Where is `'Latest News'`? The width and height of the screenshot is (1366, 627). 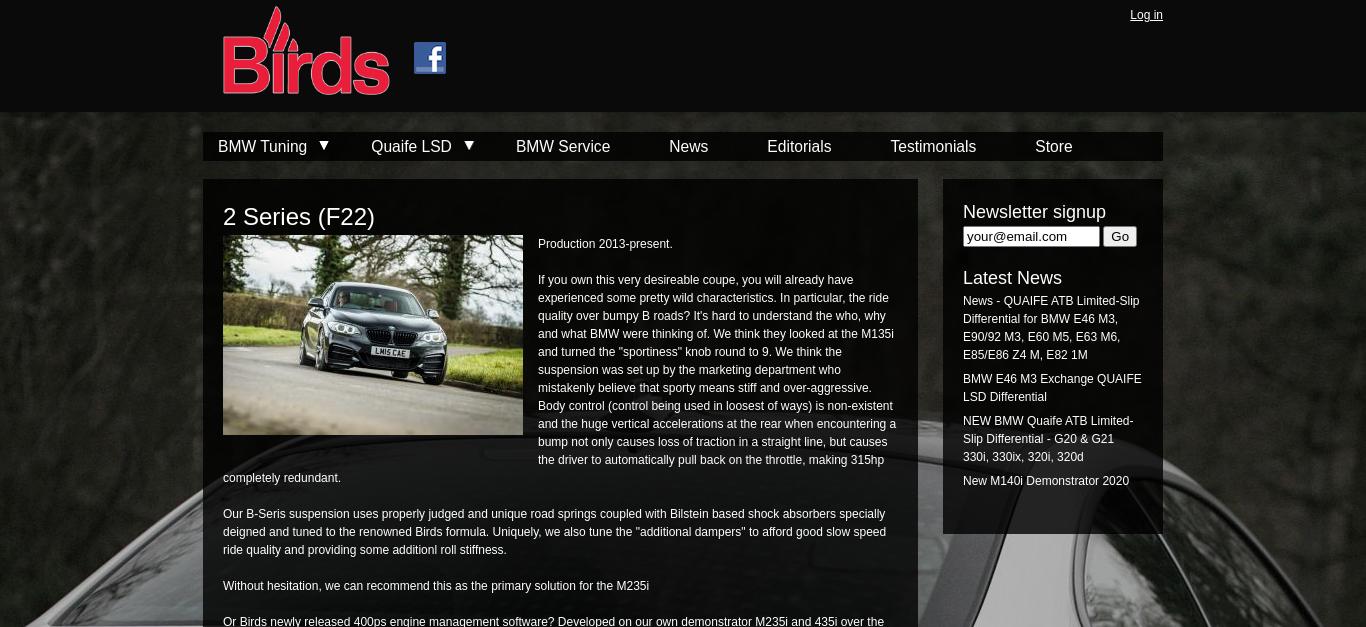
'Latest News' is located at coordinates (963, 278).